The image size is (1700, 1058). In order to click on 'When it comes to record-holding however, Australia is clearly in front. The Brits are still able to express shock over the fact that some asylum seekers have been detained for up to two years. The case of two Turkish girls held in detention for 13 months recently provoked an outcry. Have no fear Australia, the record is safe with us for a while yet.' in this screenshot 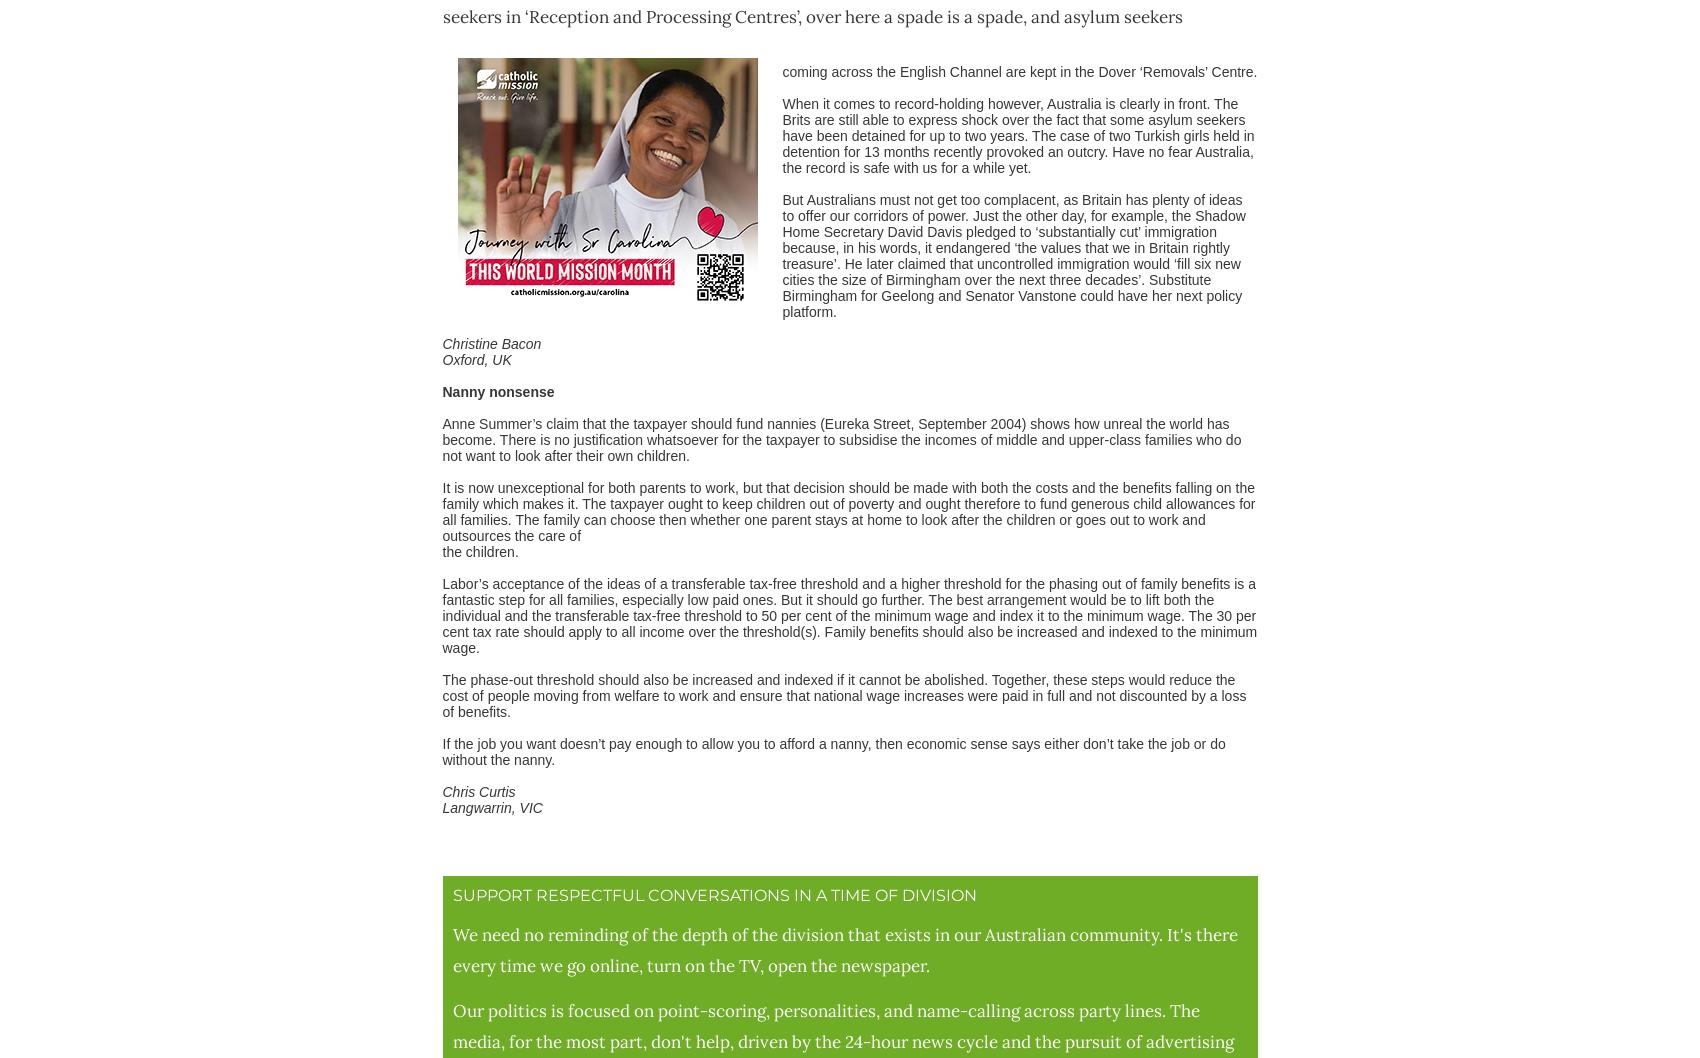, I will do `click(1016, 134)`.